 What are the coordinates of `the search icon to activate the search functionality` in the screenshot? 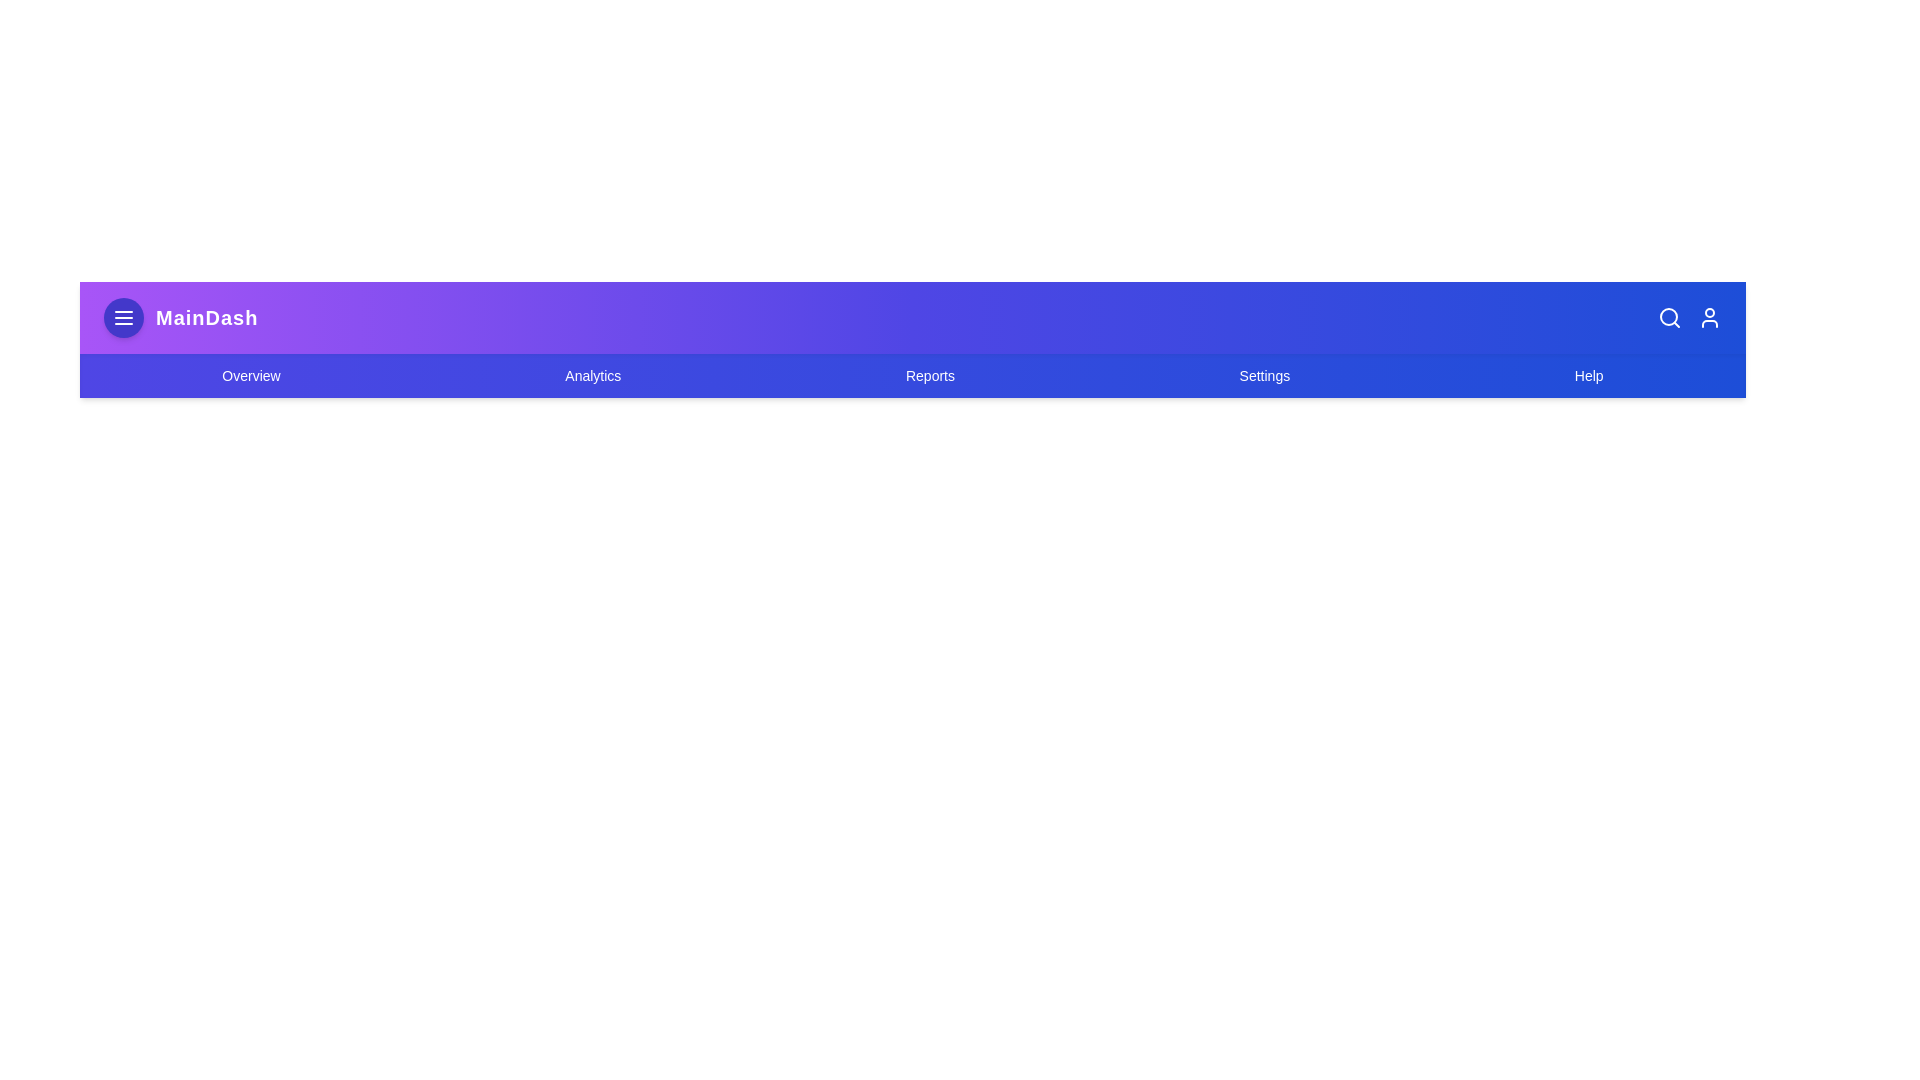 It's located at (1670, 316).